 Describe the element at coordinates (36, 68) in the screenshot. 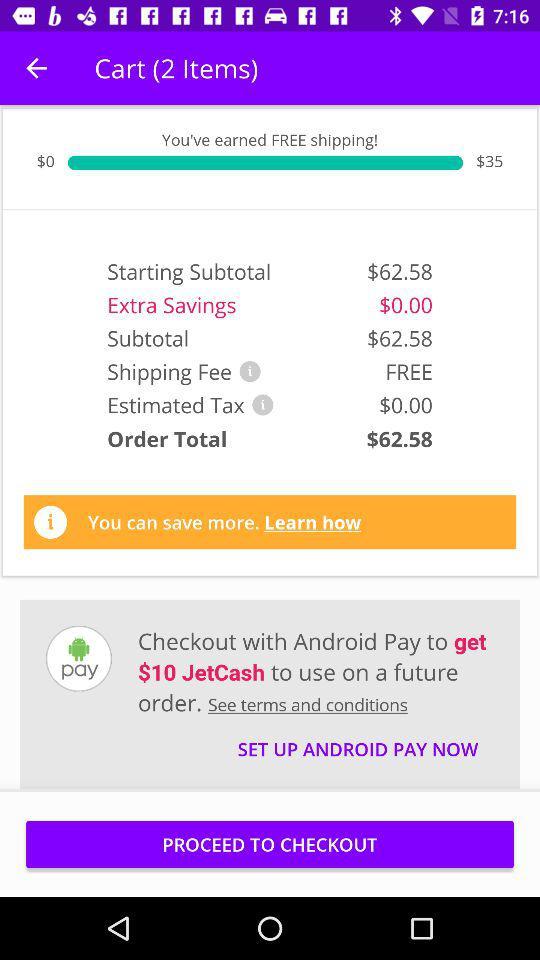

I see `item to the left of cart (2 items) item` at that location.